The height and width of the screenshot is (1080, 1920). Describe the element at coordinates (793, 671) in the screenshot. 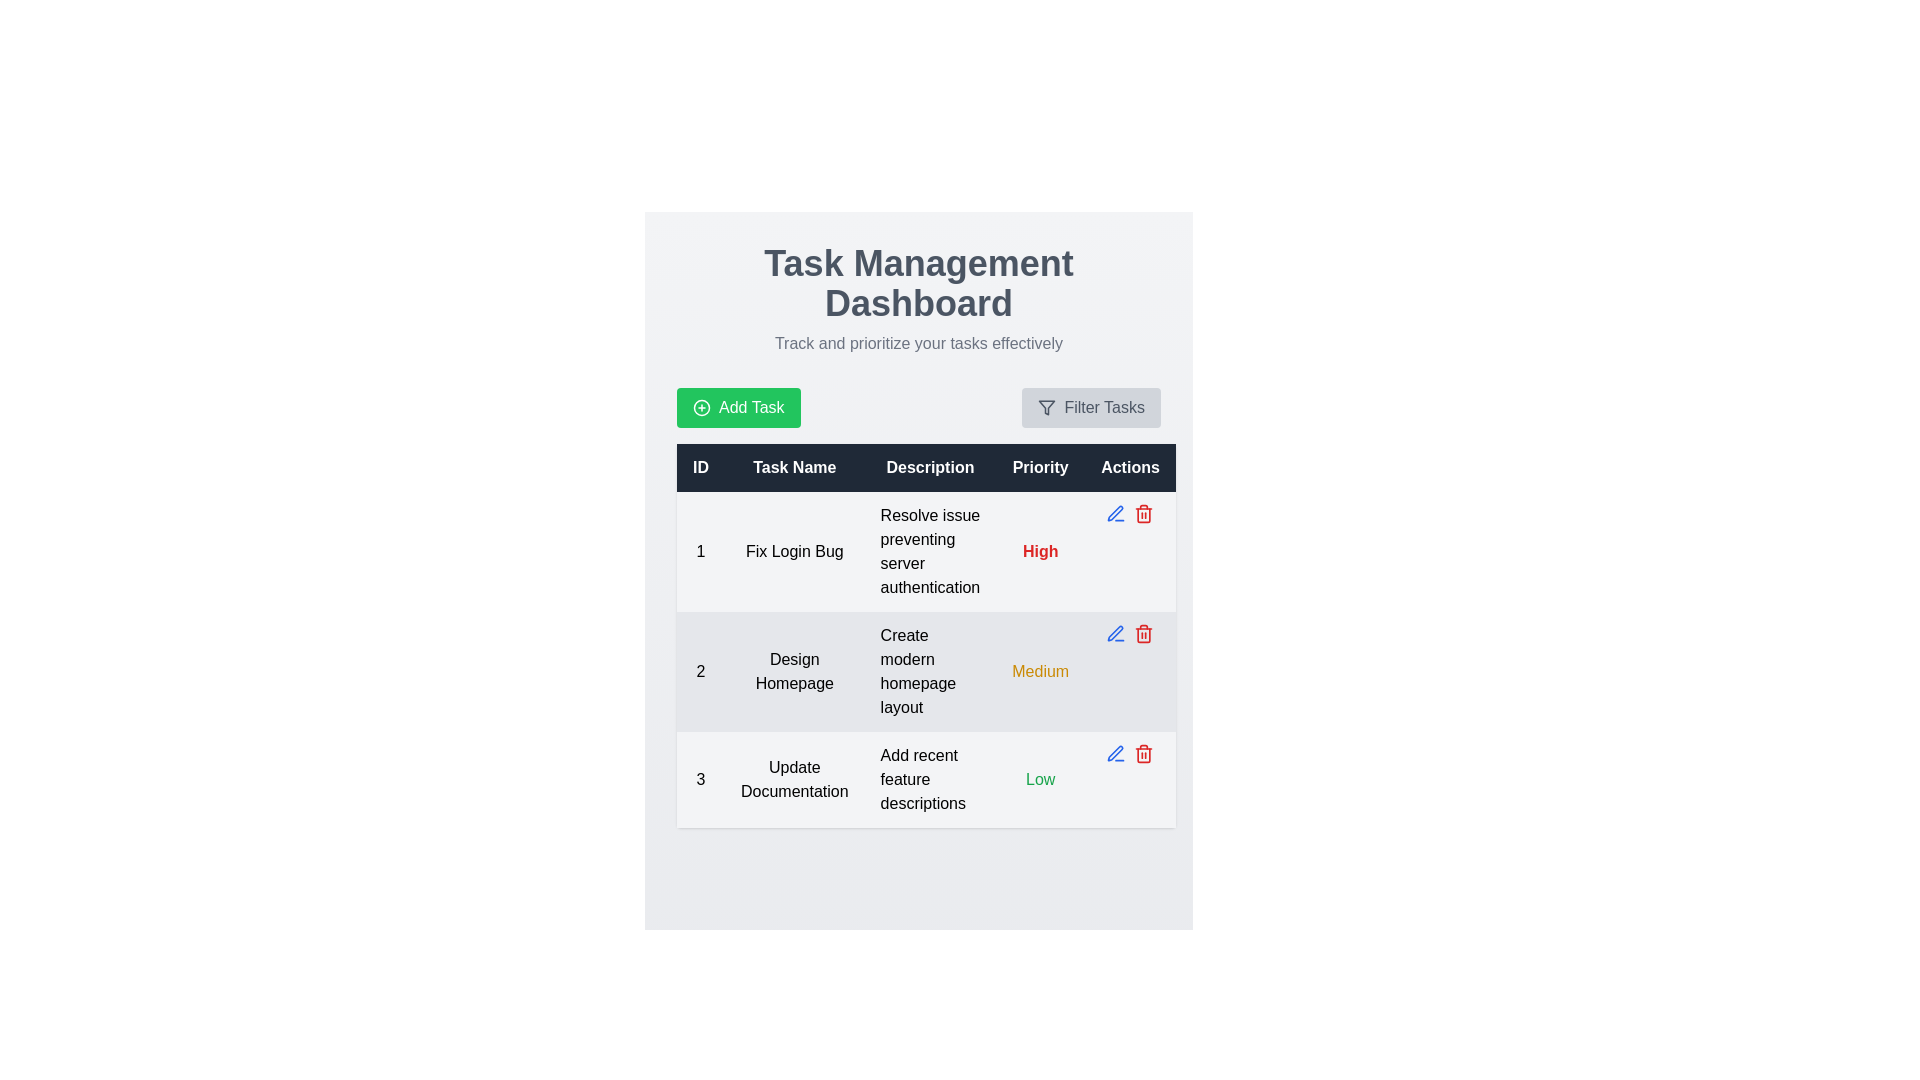

I see `the text label in the second cell of the 'Task Name' column for the task with ID '2', which identifies the task as 'Create modern homepage layout'` at that location.